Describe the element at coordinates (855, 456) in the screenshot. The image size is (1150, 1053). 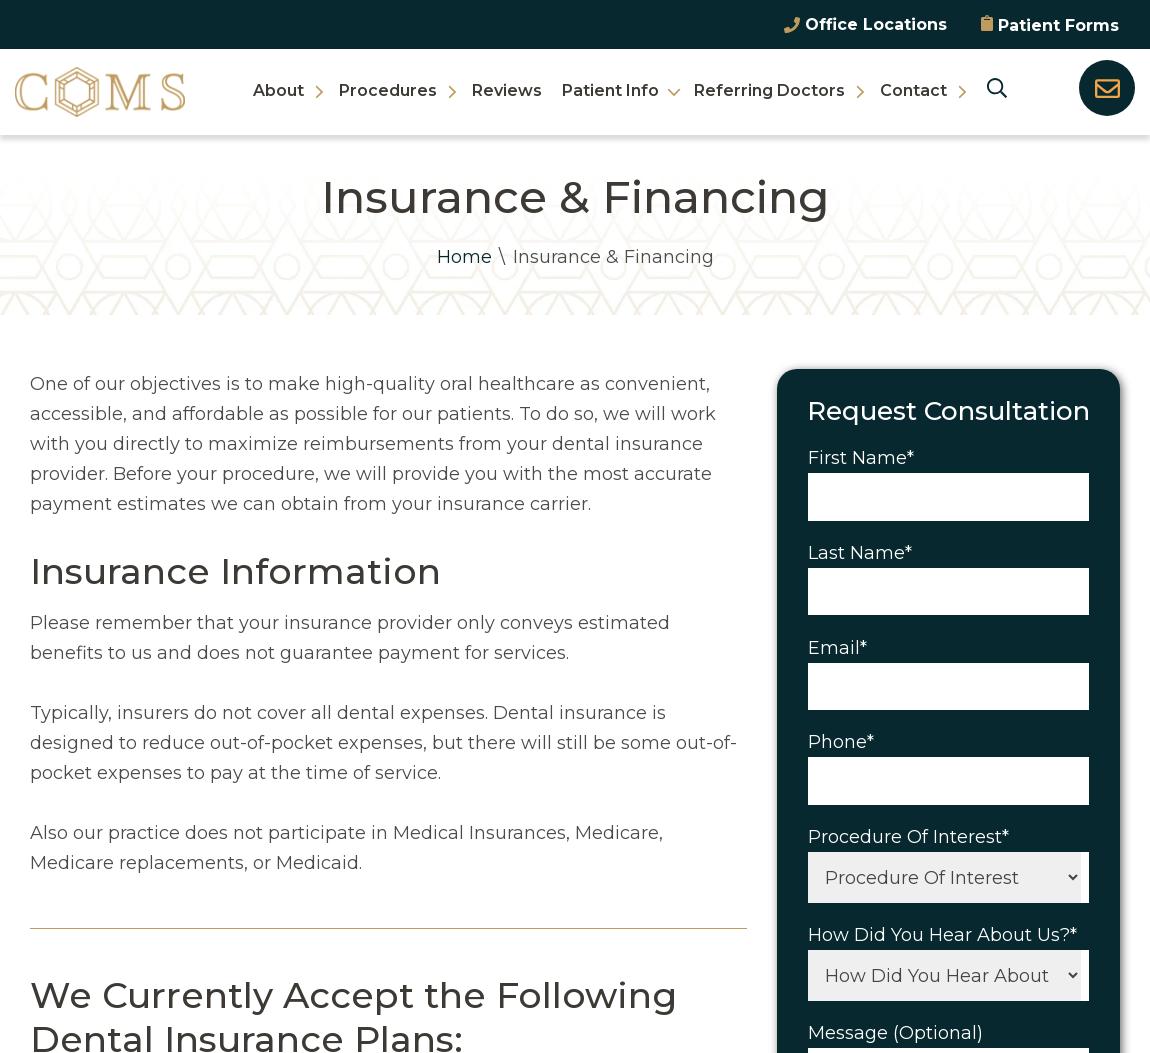
I see `'First Name'` at that location.